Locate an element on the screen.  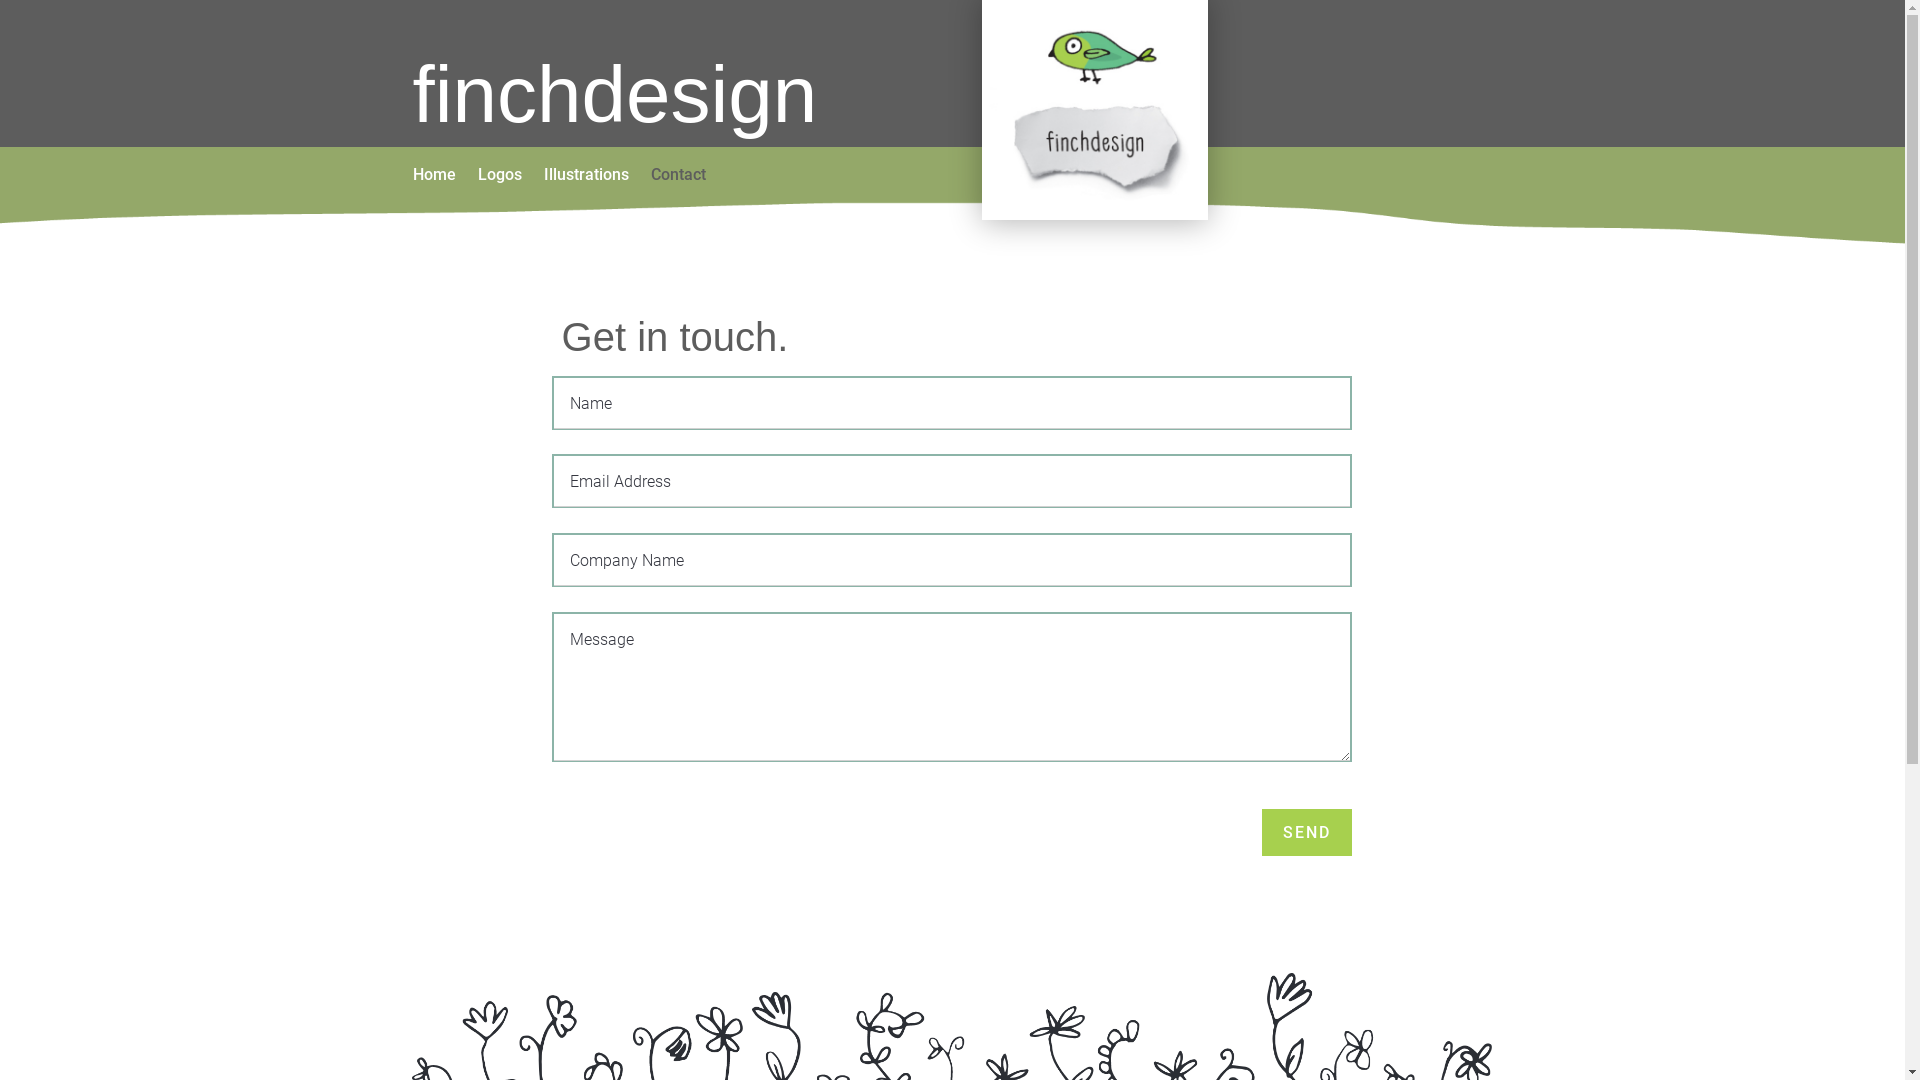
'SEND' is located at coordinates (1306, 832).